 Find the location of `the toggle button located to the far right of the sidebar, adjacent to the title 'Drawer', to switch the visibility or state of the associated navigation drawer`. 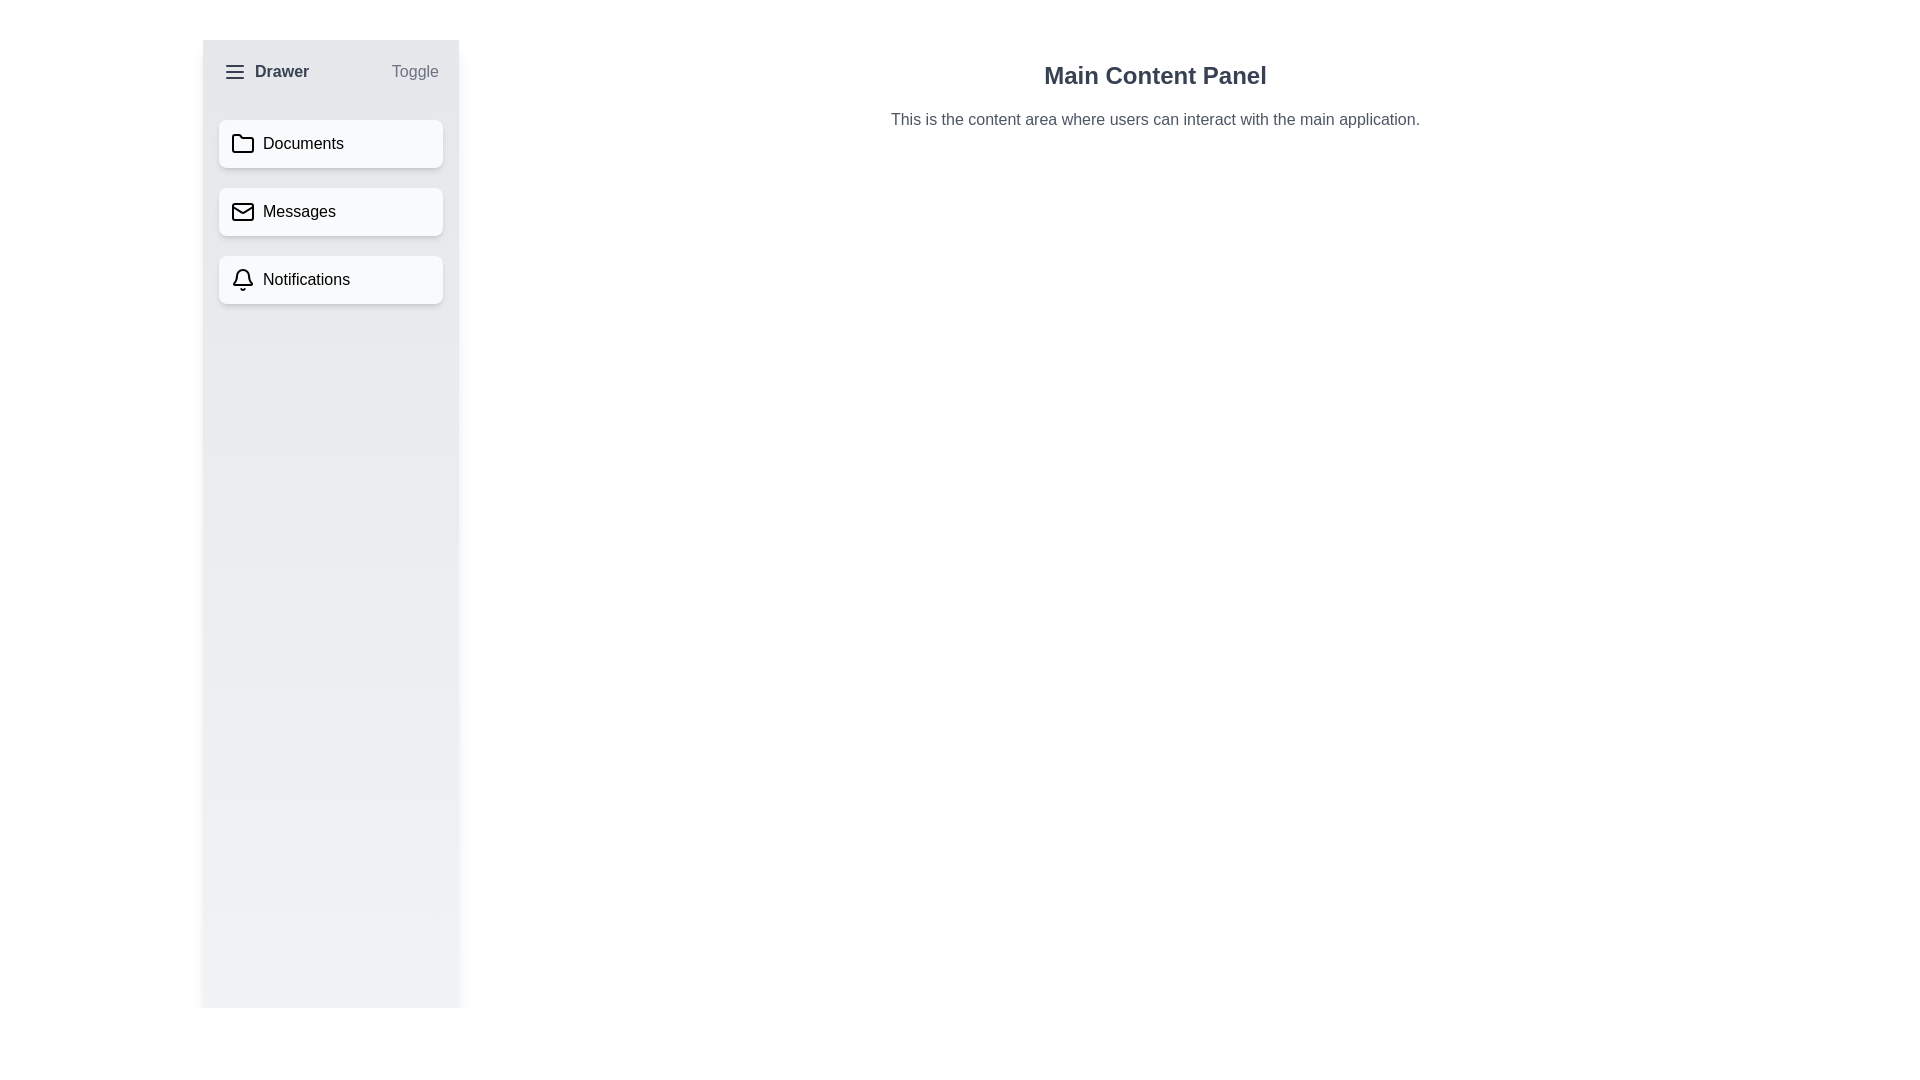

the toggle button located to the far right of the sidebar, adjacent to the title 'Drawer', to switch the visibility or state of the associated navigation drawer is located at coordinates (414, 71).